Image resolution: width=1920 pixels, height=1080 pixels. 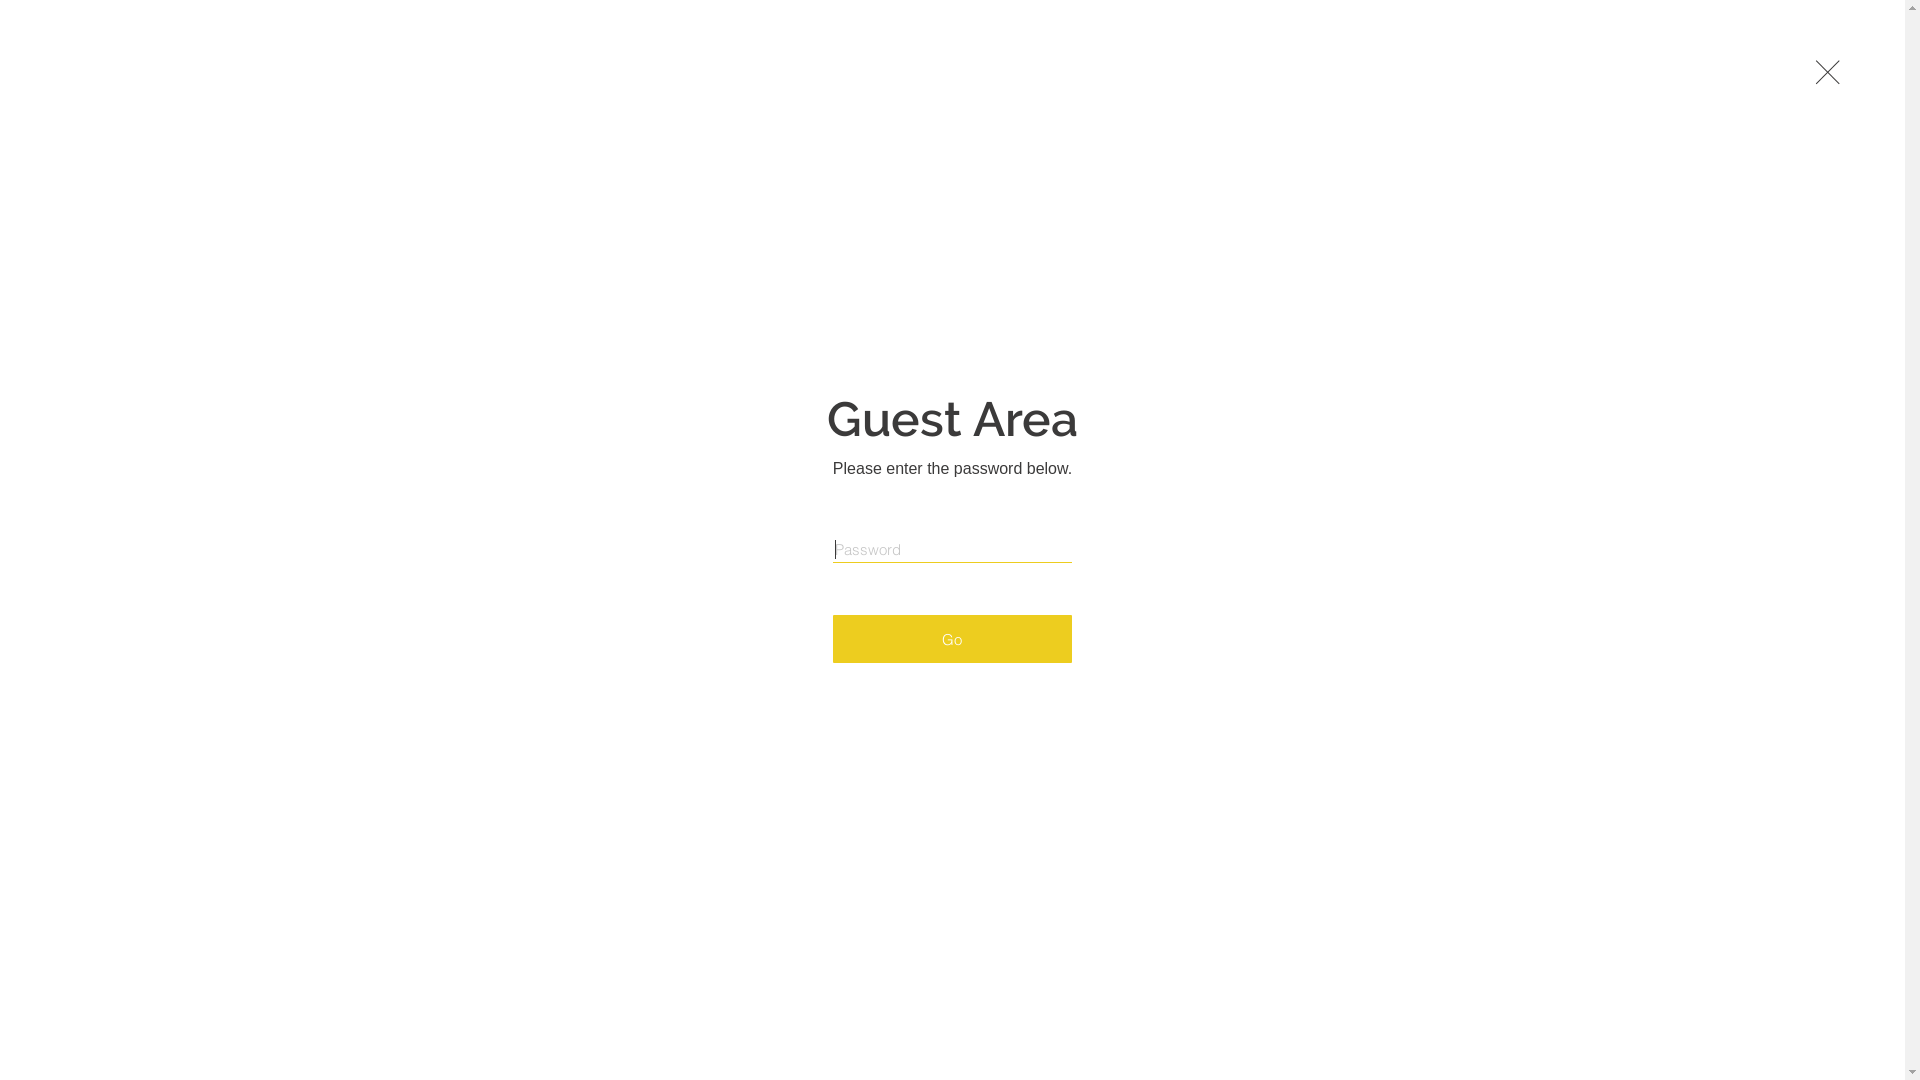 I want to click on 'Go', so click(x=833, y=639).